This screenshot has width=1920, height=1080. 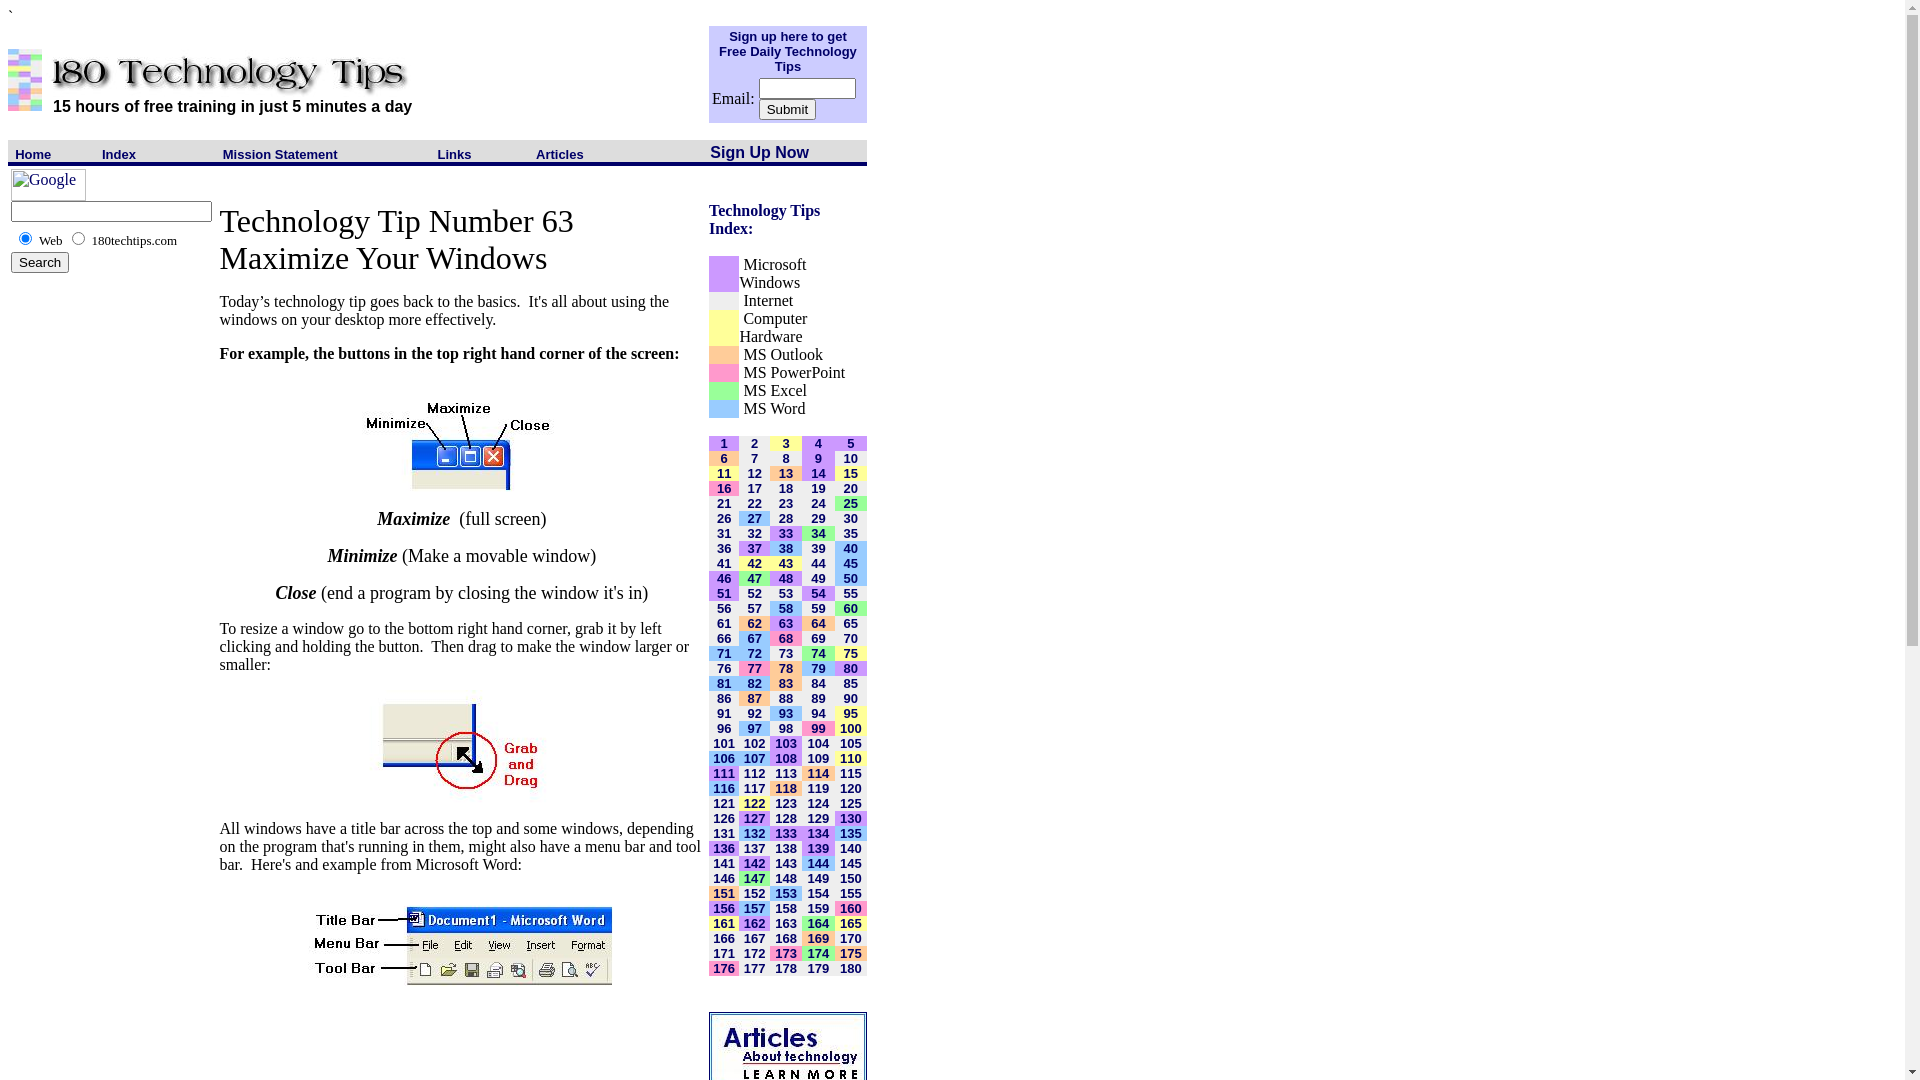 I want to click on '77', so click(x=752, y=668).